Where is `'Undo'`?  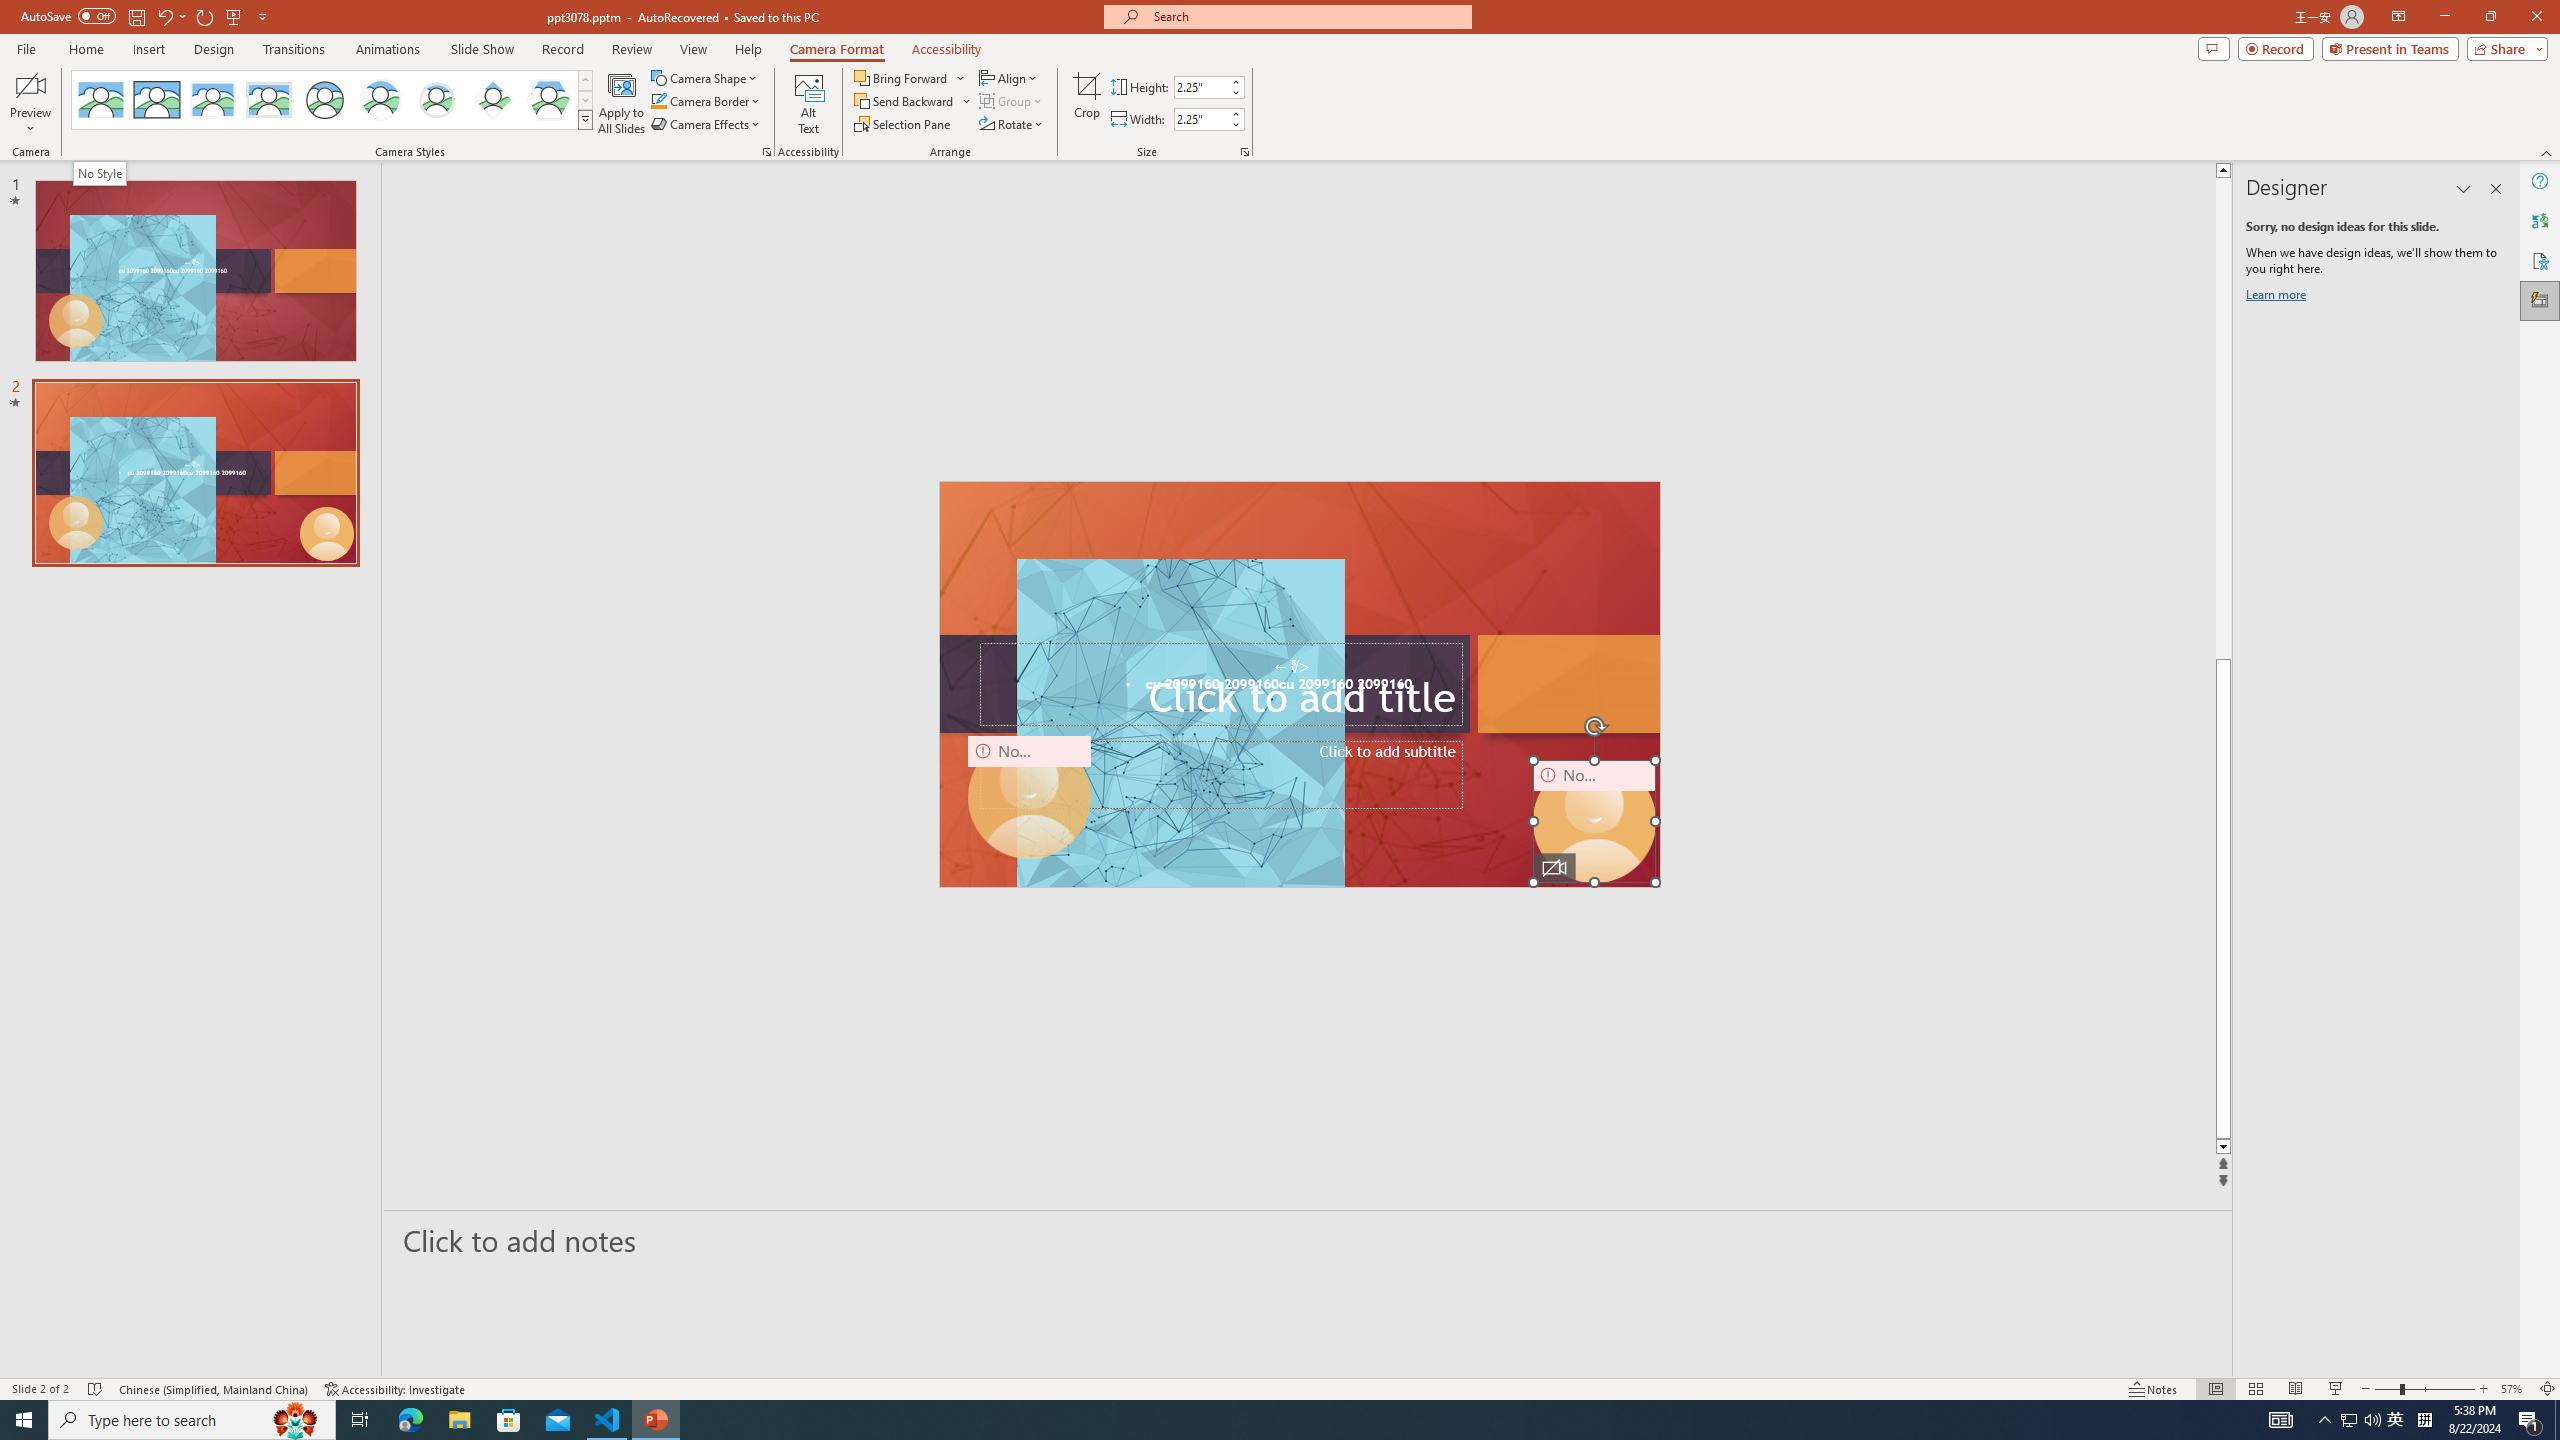
'Undo' is located at coordinates (163, 15).